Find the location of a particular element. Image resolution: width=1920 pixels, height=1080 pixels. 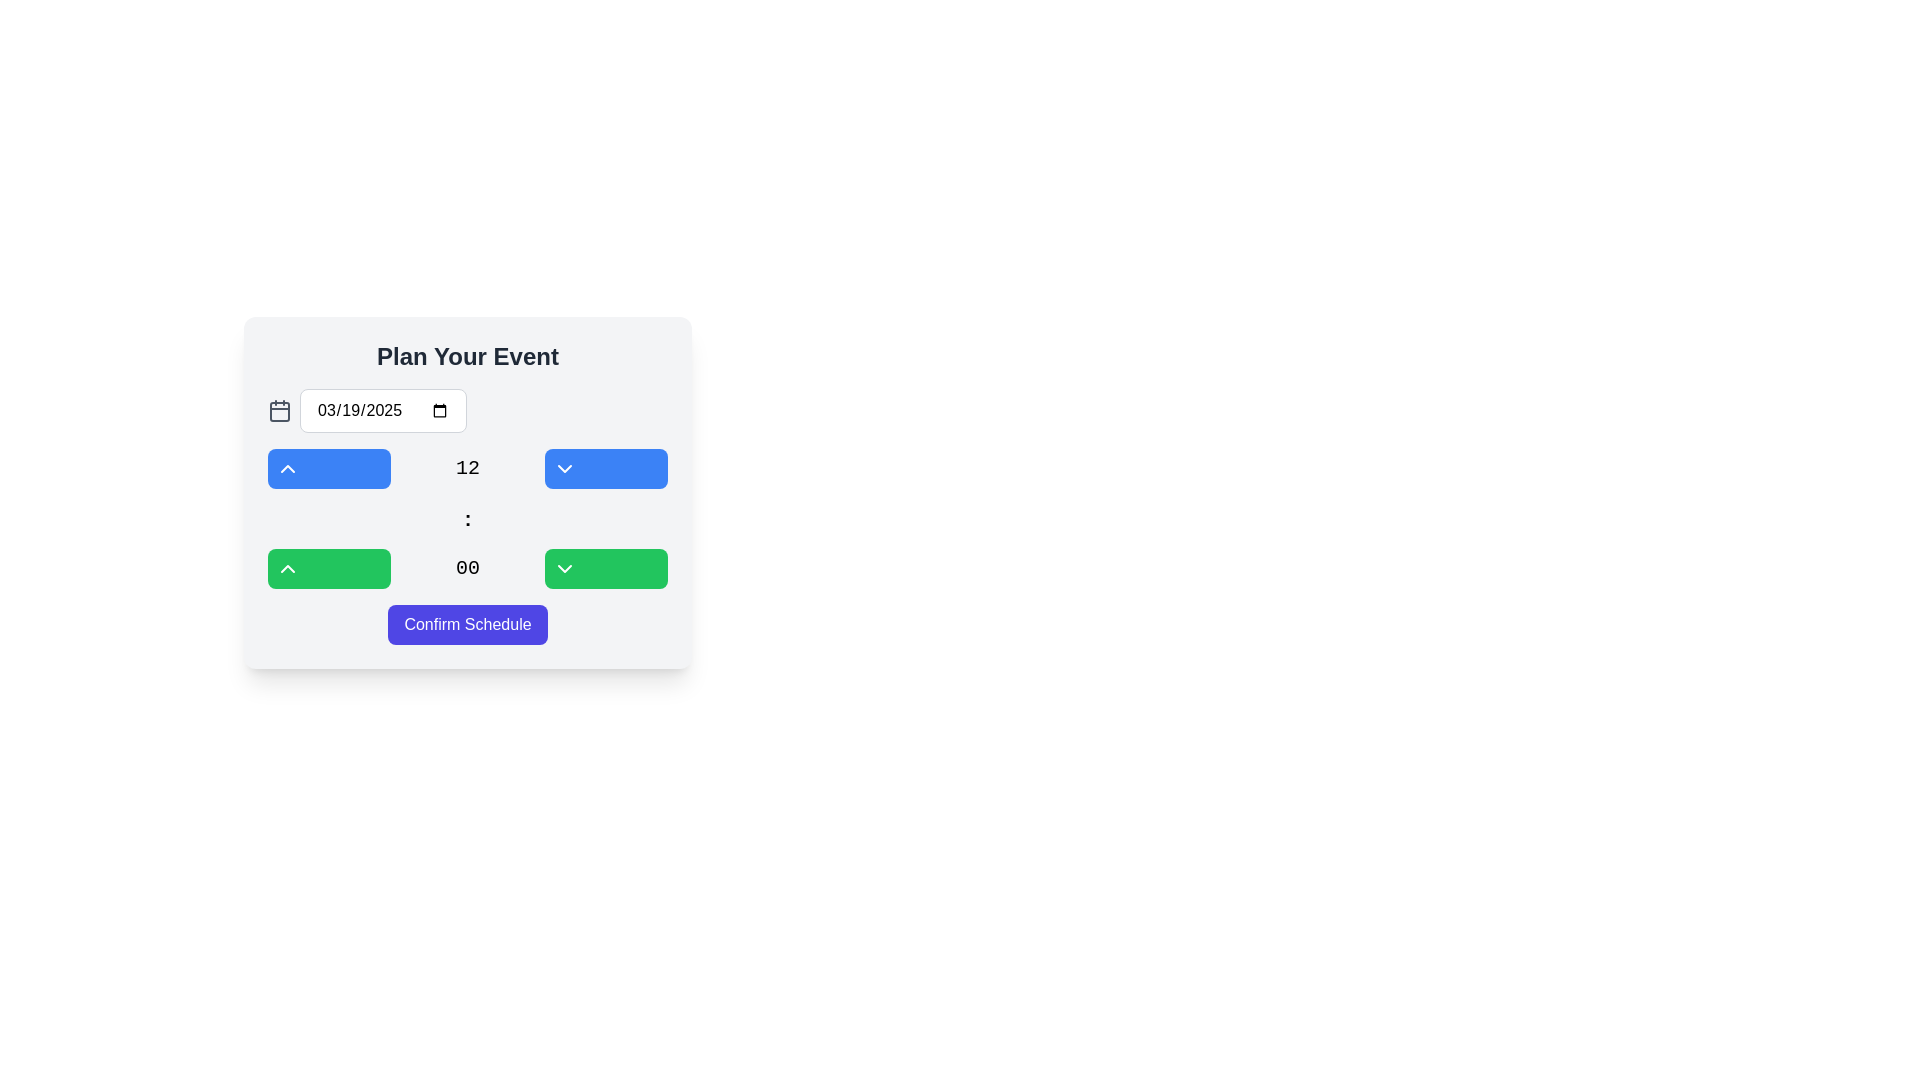

the increment button located at the top of the first column in the grid layout to increase the value is located at coordinates (329, 469).